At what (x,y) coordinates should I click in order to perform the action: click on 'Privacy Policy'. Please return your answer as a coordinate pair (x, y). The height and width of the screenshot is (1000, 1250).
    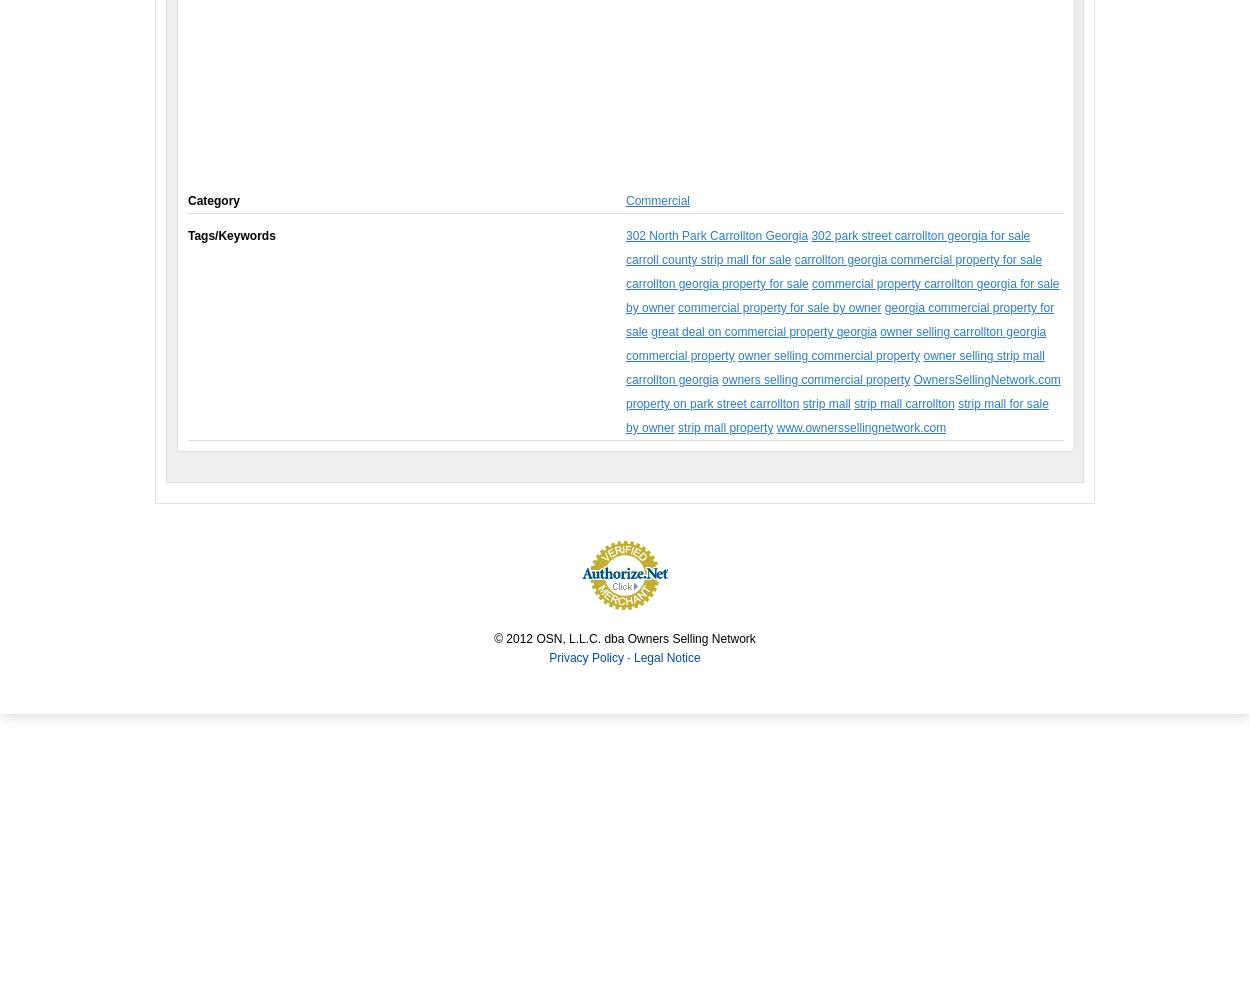
    Looking at the image, I should click on (585, 658).